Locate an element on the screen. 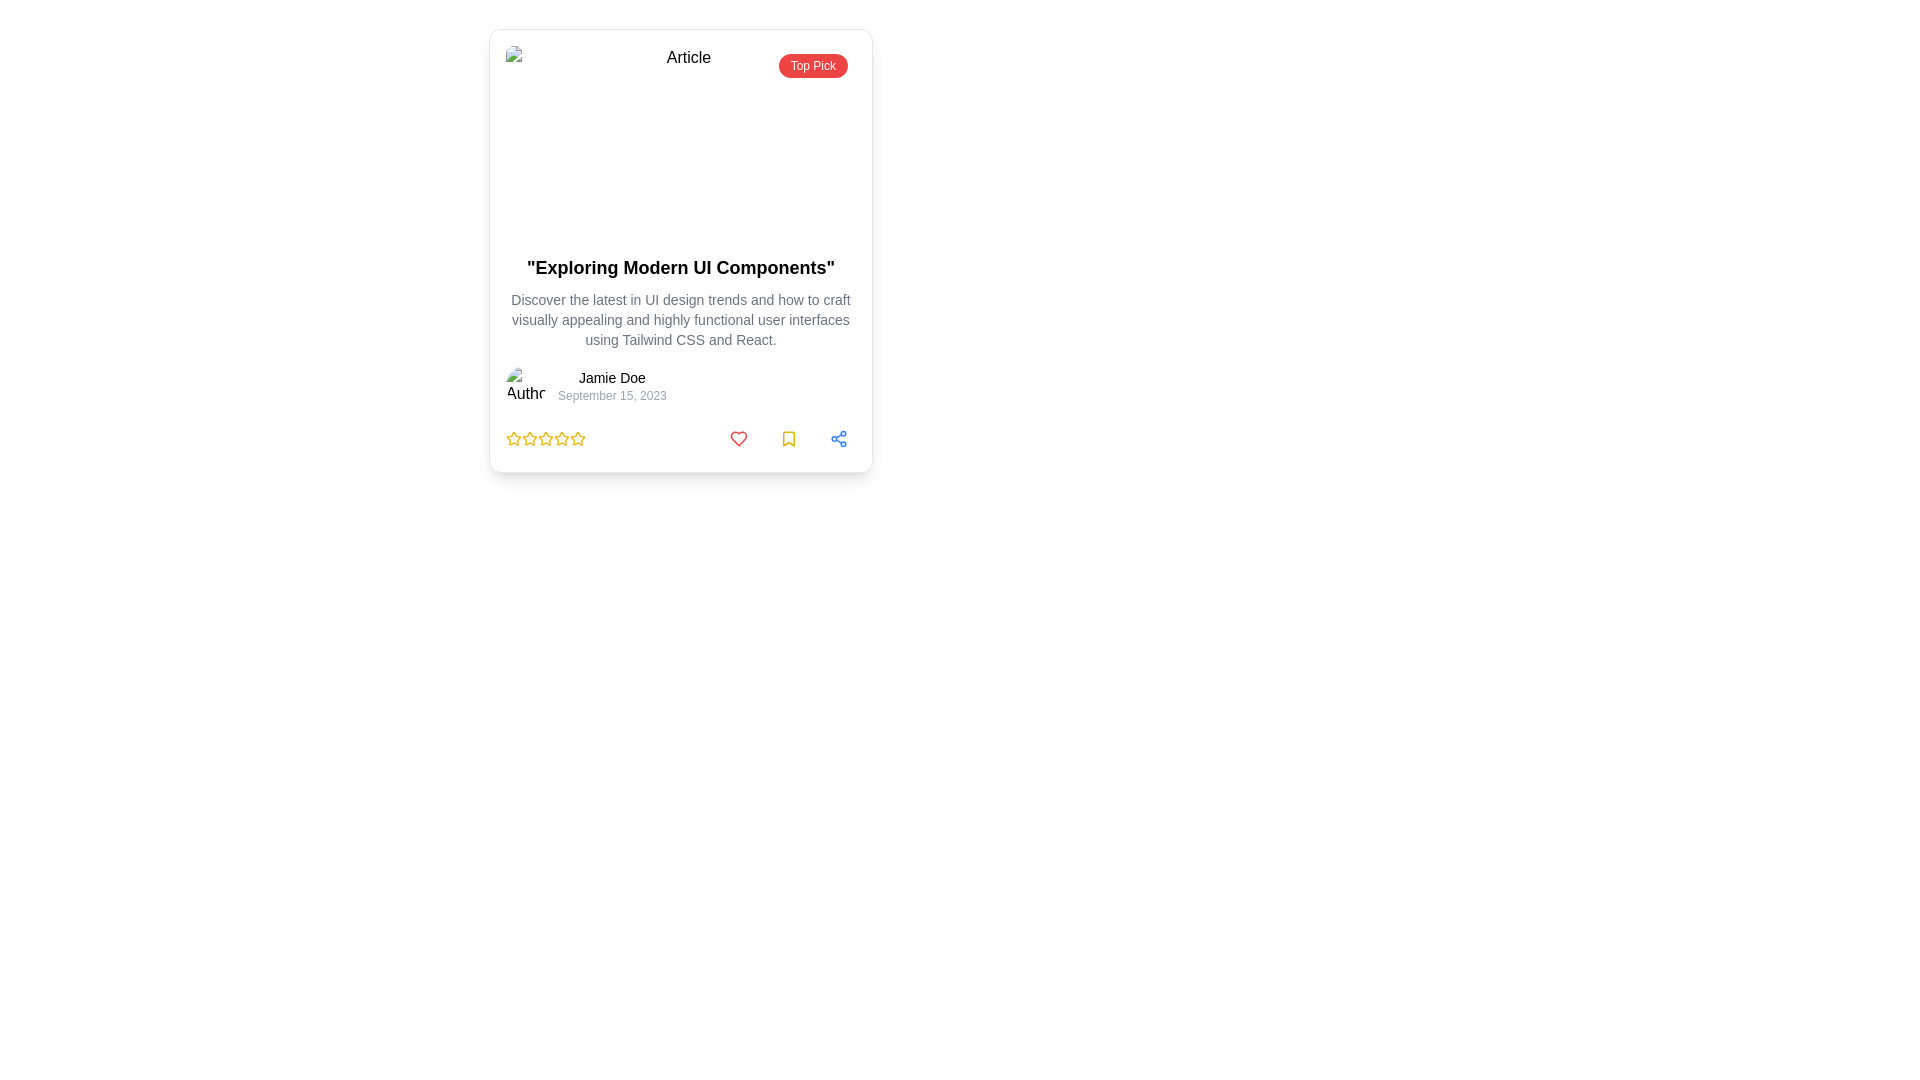 The height and width of the screenshot is (1080, 1920). text label displaying the date 'September 15, 2023', located below 'Jamie Doe', to retrieve additional metadata is located at coordinates (611, 396).